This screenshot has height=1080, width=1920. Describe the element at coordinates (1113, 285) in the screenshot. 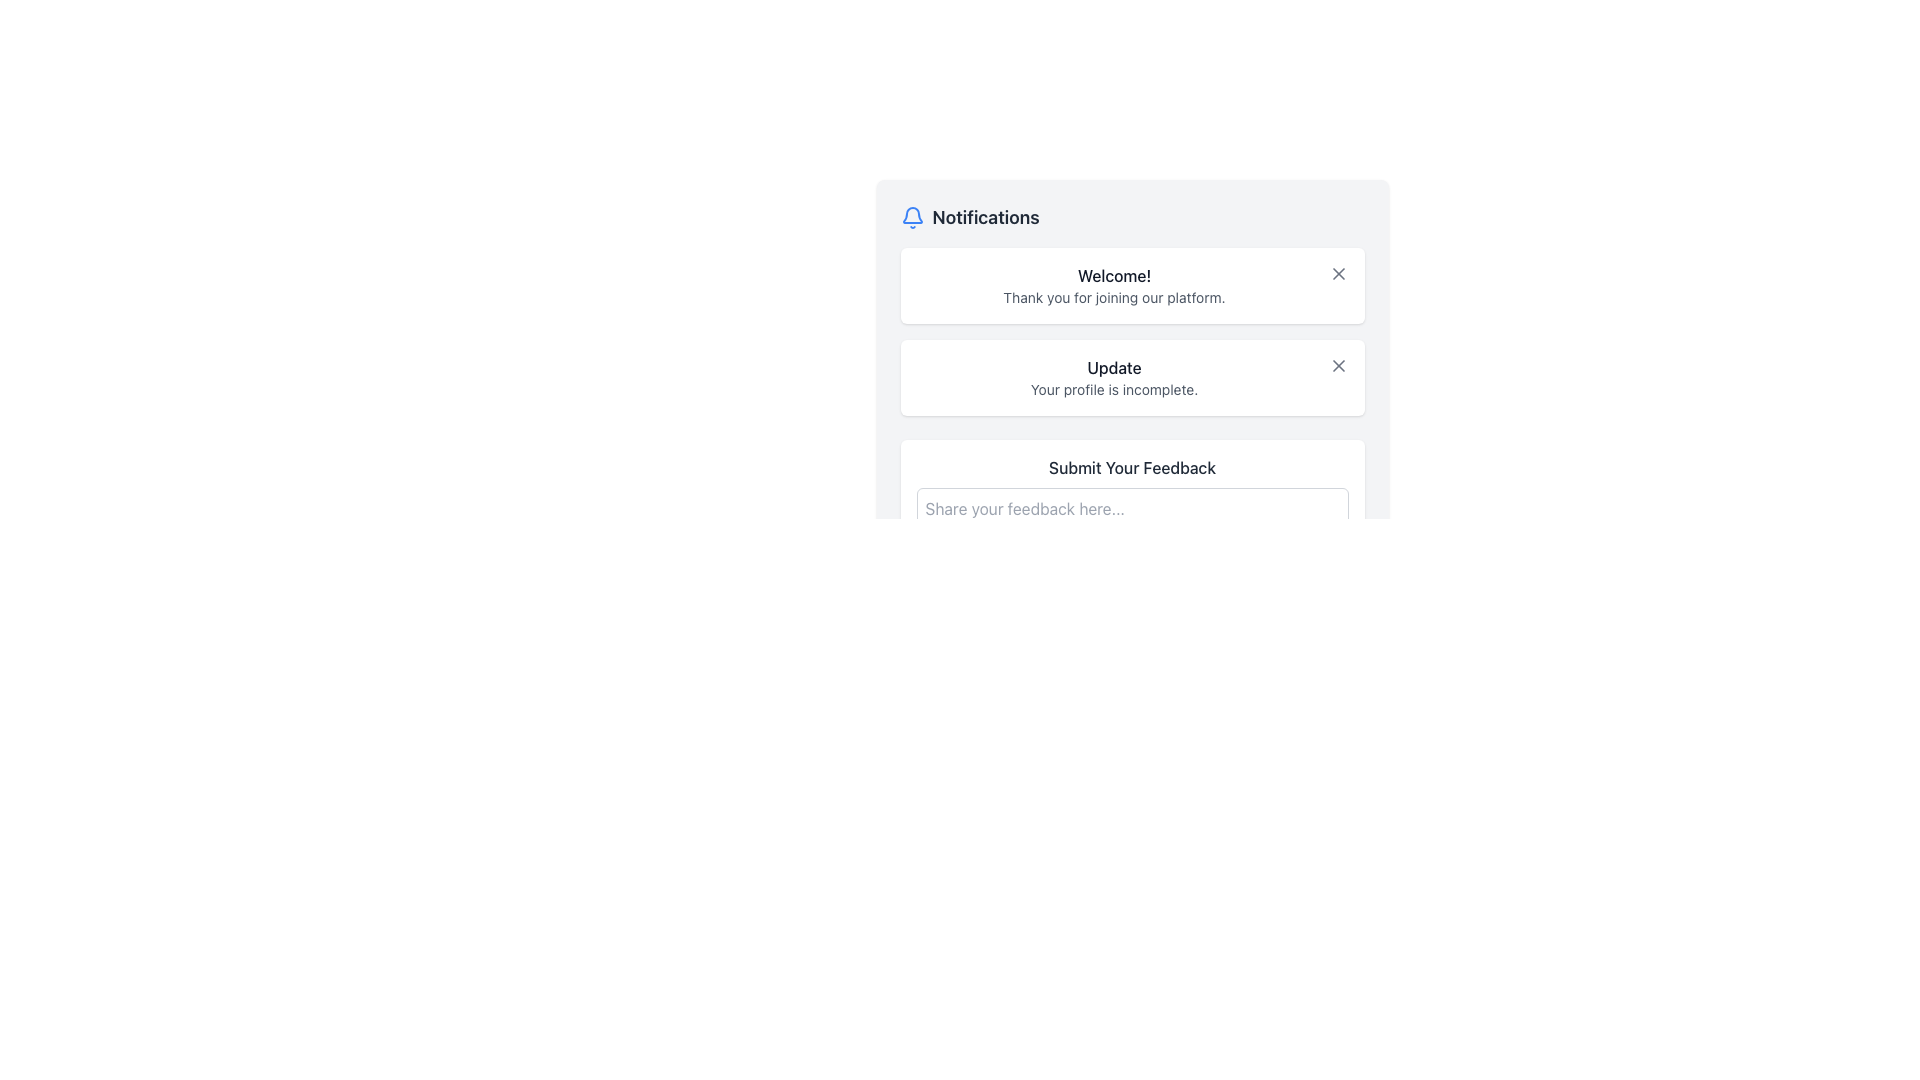

I see `the 'Welcome!' text in the notifications panel, which is displayed in bold and is the first line of the text display` at that location.